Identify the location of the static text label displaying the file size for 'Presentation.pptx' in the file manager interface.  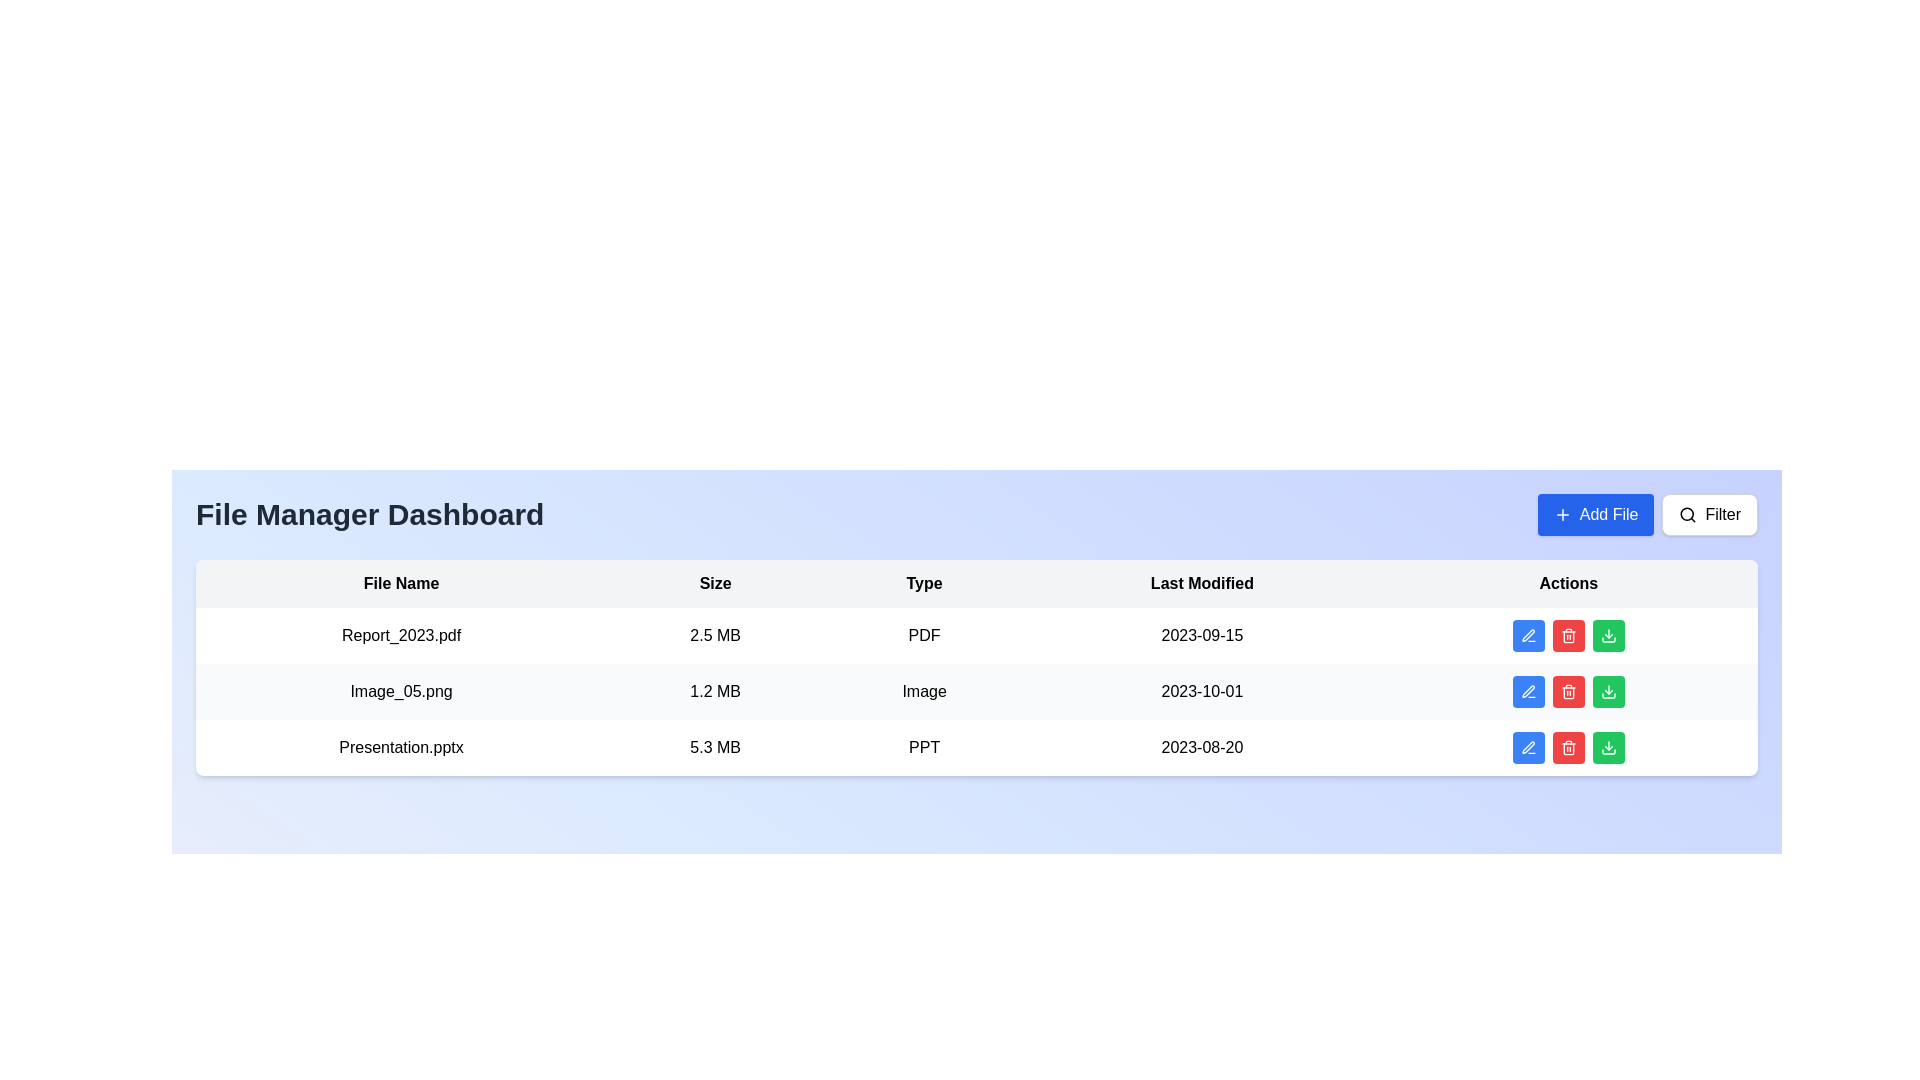
(715, 748).